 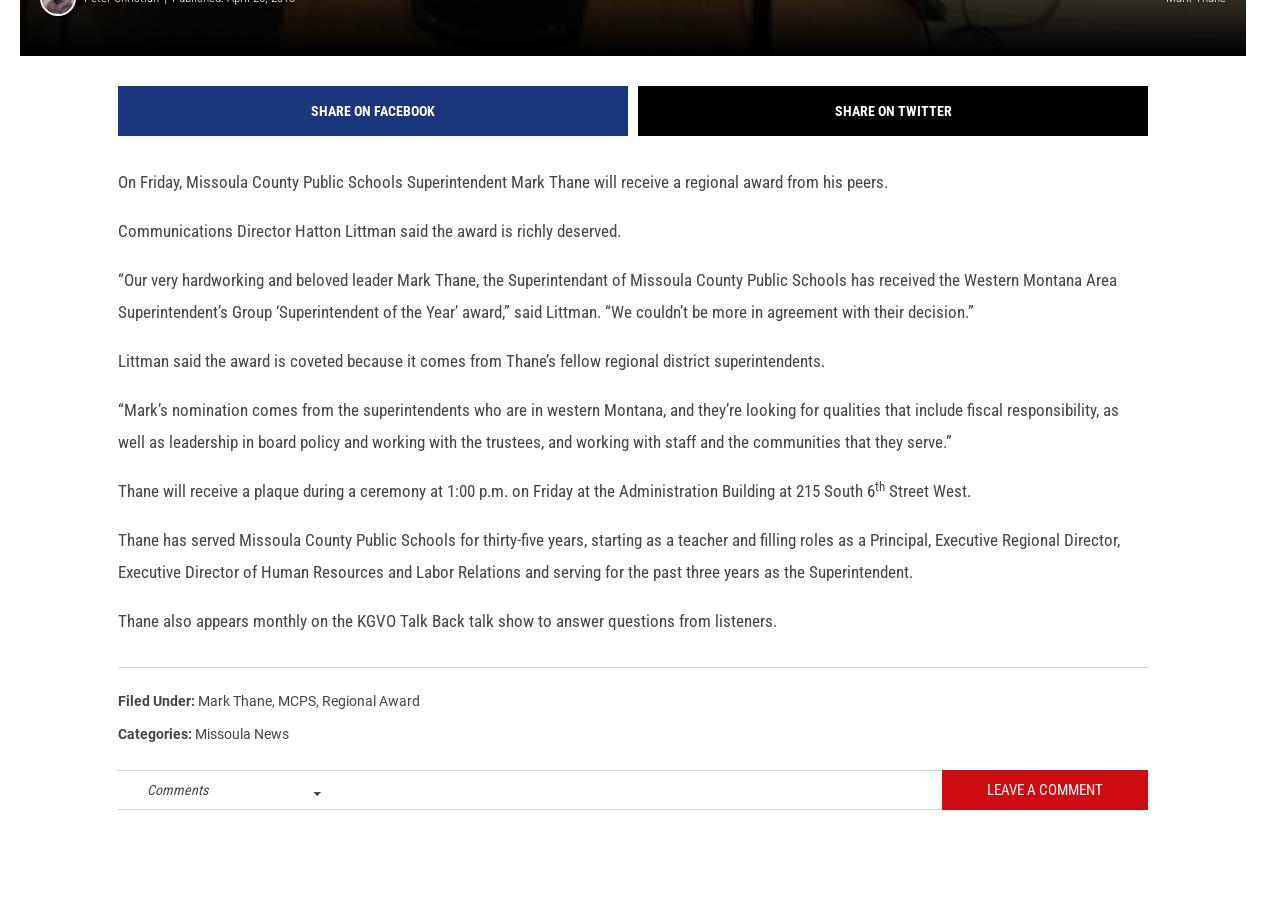 I want to click on '“Our very hardworking and beloved leader Mark Thane, the Superintendant of Missoula County Public Schools has received the Western Montana Area Superintendent’s Group ‘Superintendent of the Year’ award,” said Littman. “We couldn’t be more in agreement with their decision.”', so click(x=118, y=322).